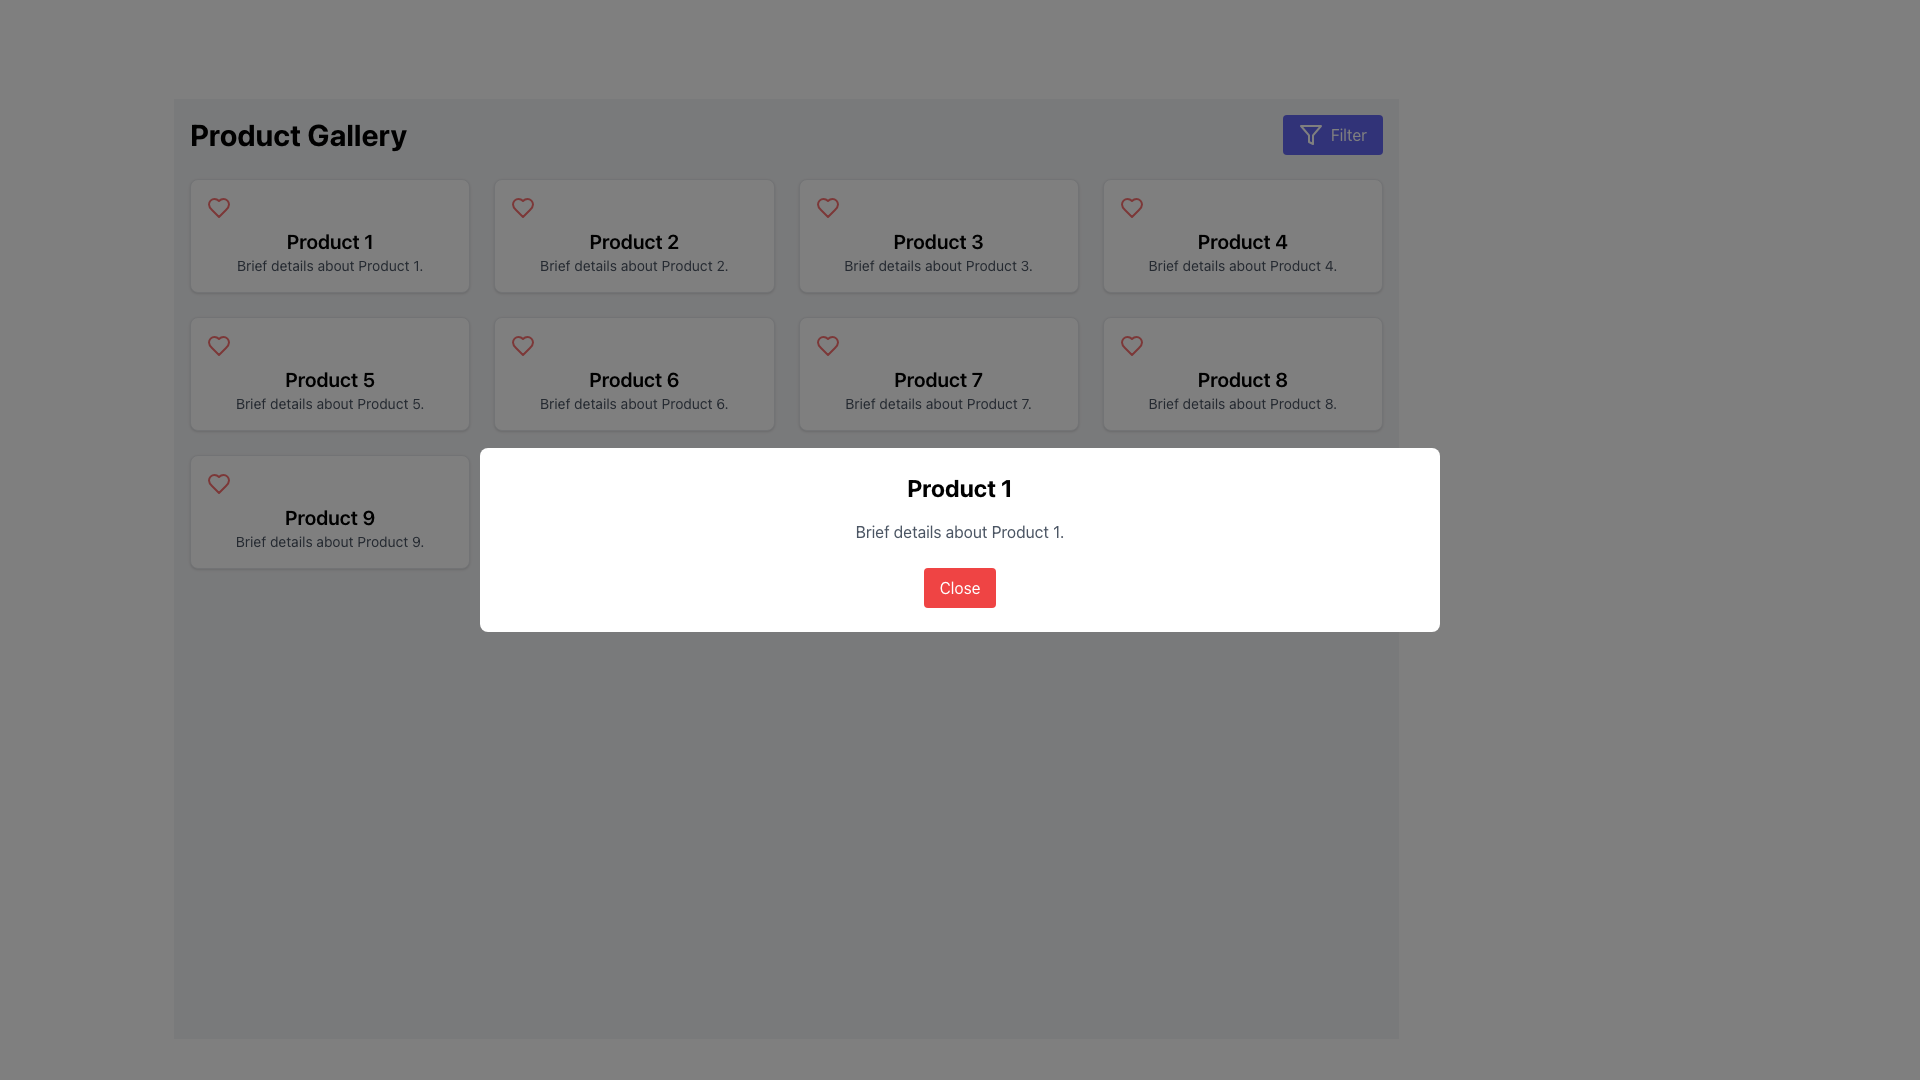  Describe the element at coordinates (937, 265) in the screenshot. I see `the textual description element that provides information about 'Product 3,' positioned beneath its title within the product card` at that location.